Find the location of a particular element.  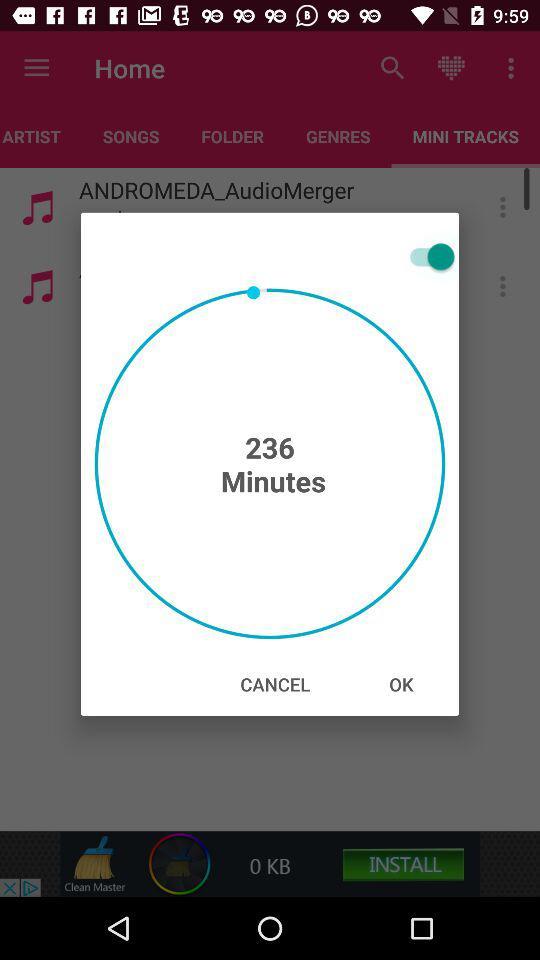

the icon at the top right corner is located at coordinates (426, 255).